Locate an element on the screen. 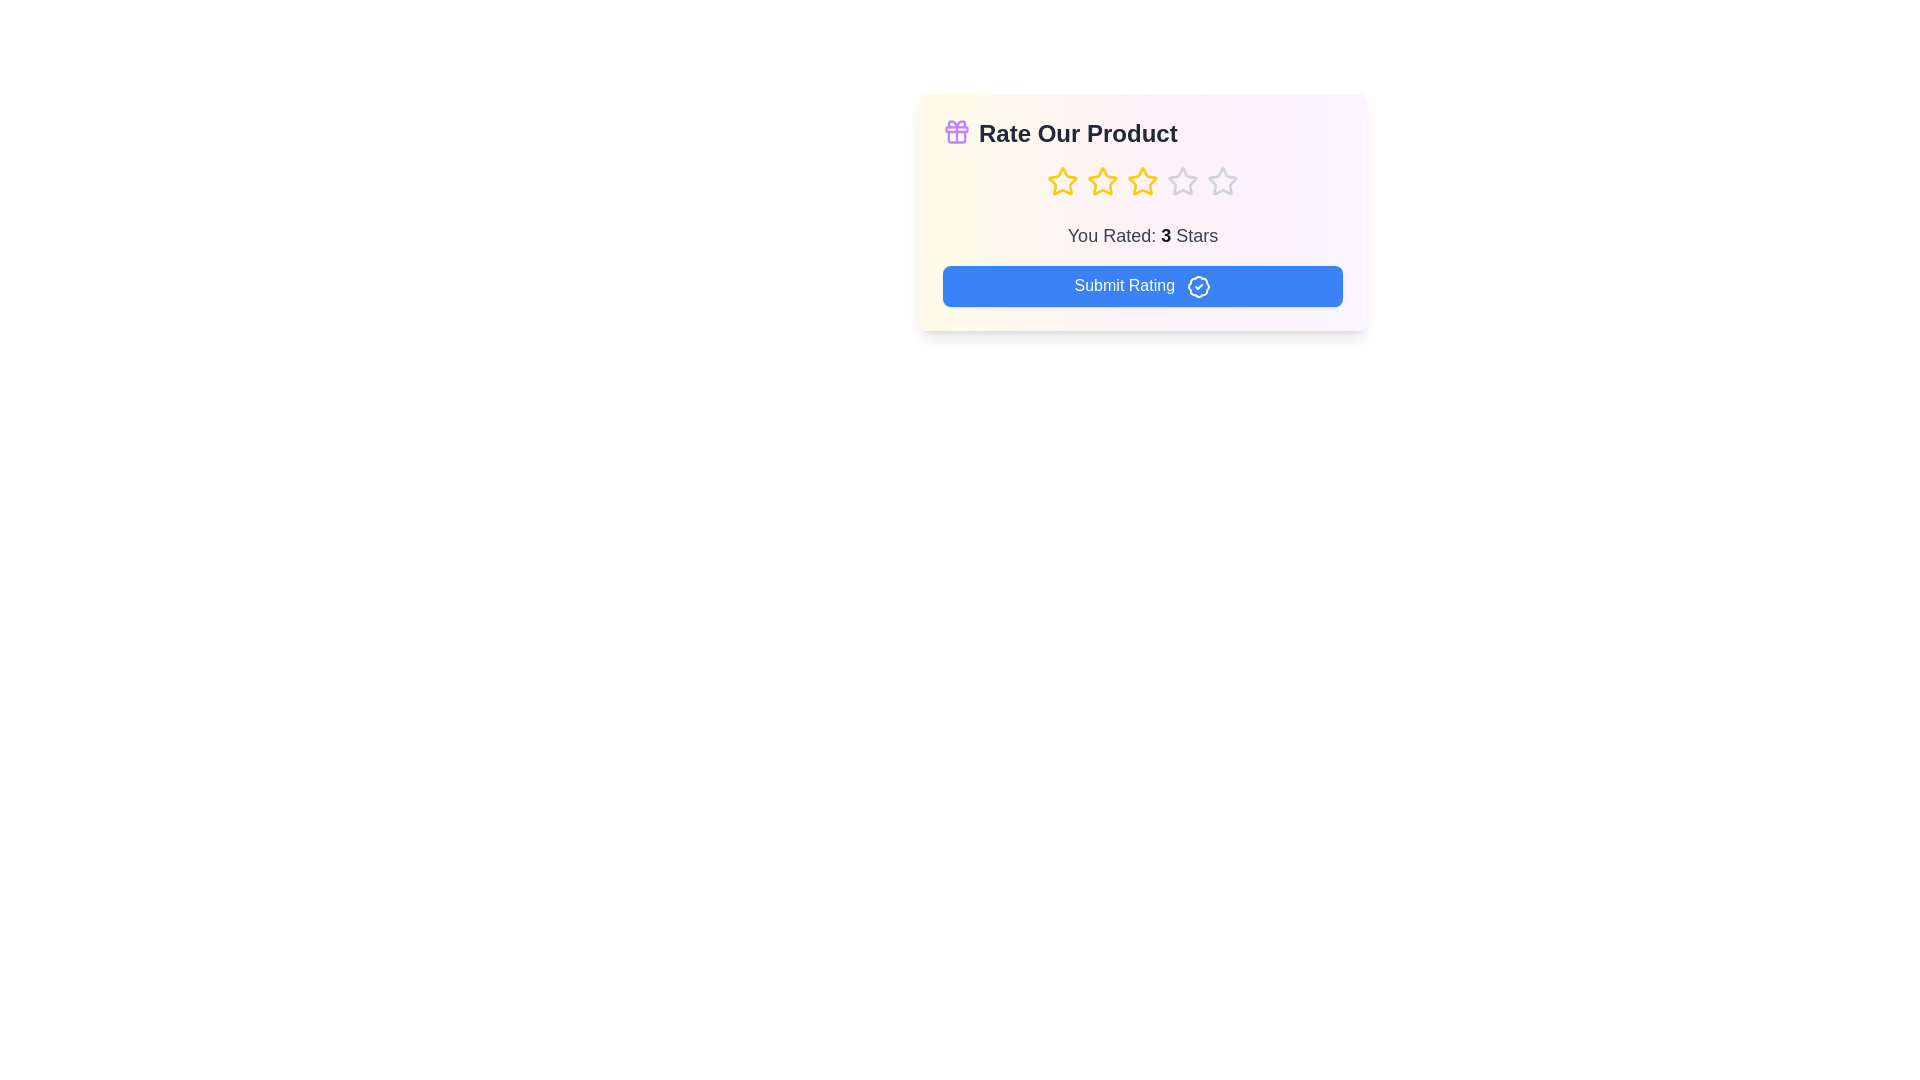 This screenshot has width=1920, height=1080. the star corresponding to the desired rating 5 is located at coordinates (1222, 181).